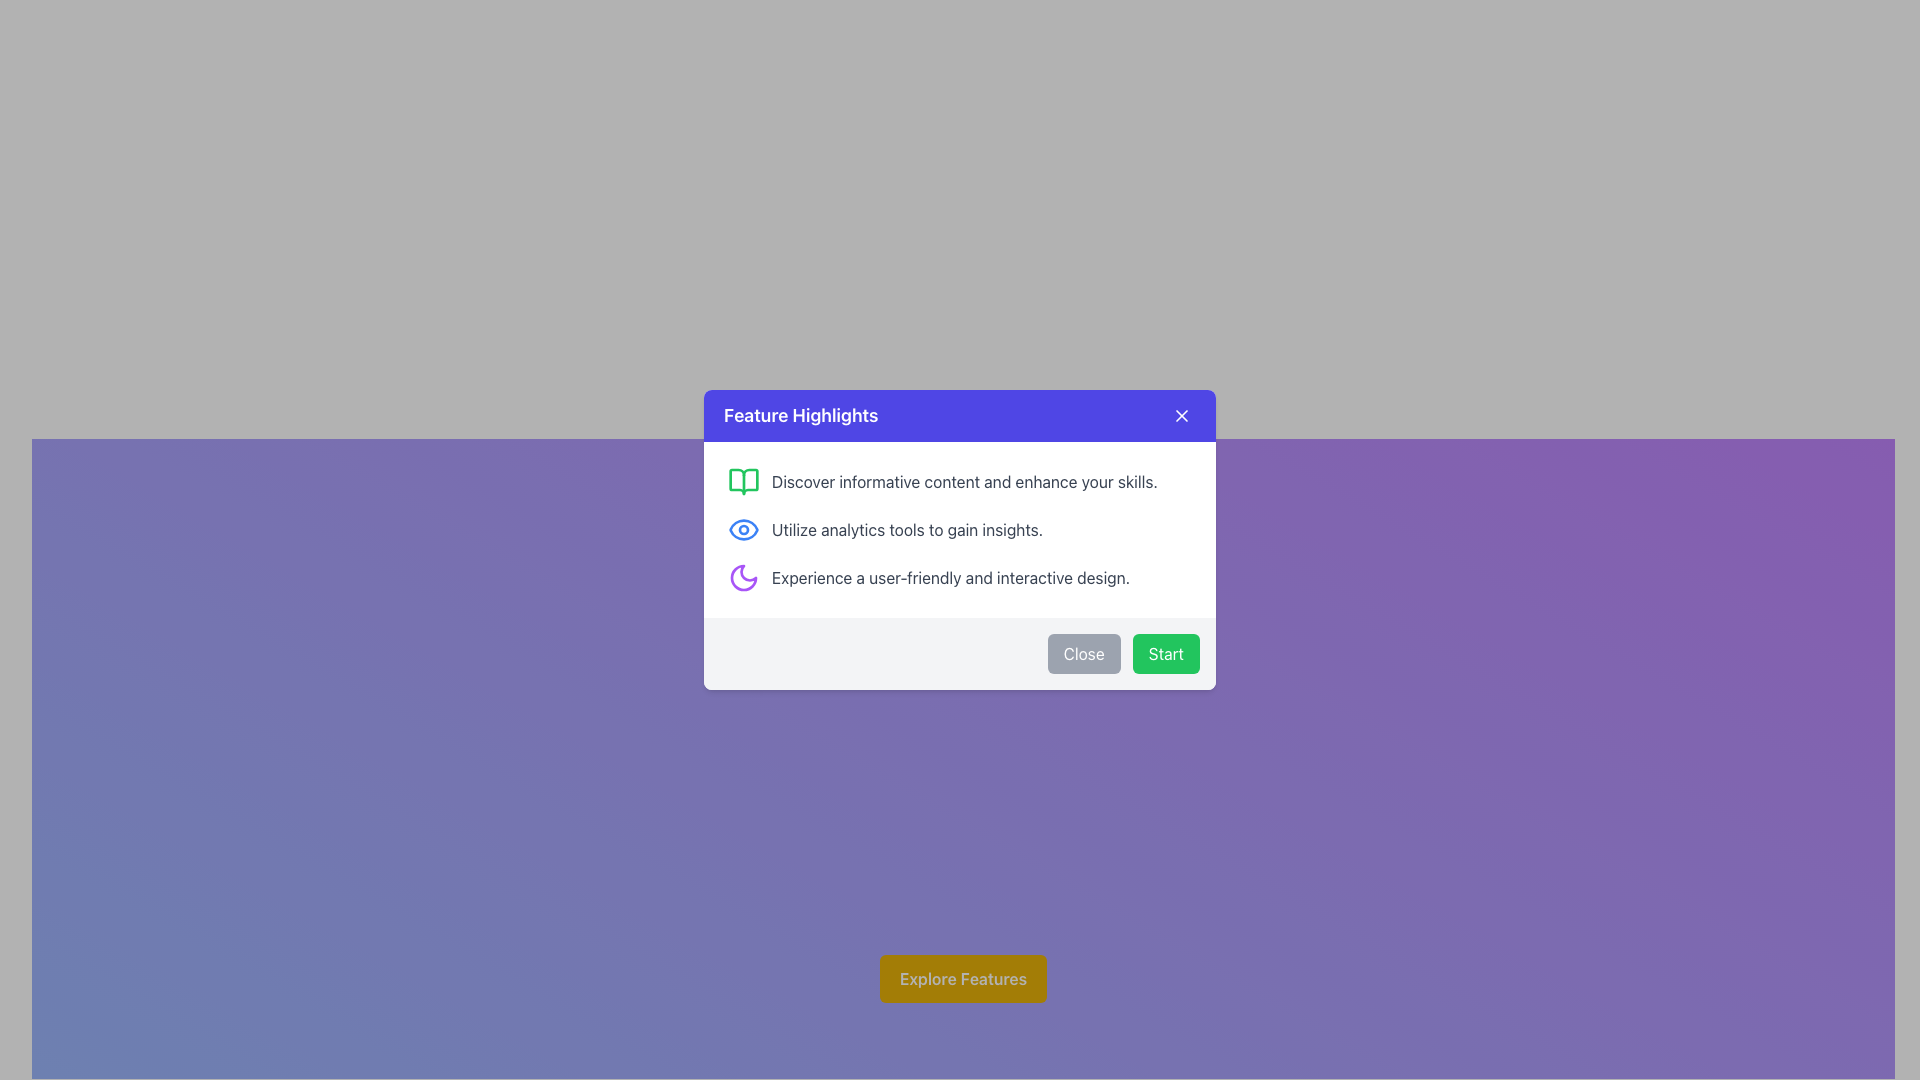 The width and height of the screenshot is (1920, 1080). What do you see at coordinates (1181, 415) in the screenshot?
I see `the small 'X' icon with a white stroke on a purple background located in the upper-right corner of the 'Feature Highlights' modal` at bounding box center [1181, 415].